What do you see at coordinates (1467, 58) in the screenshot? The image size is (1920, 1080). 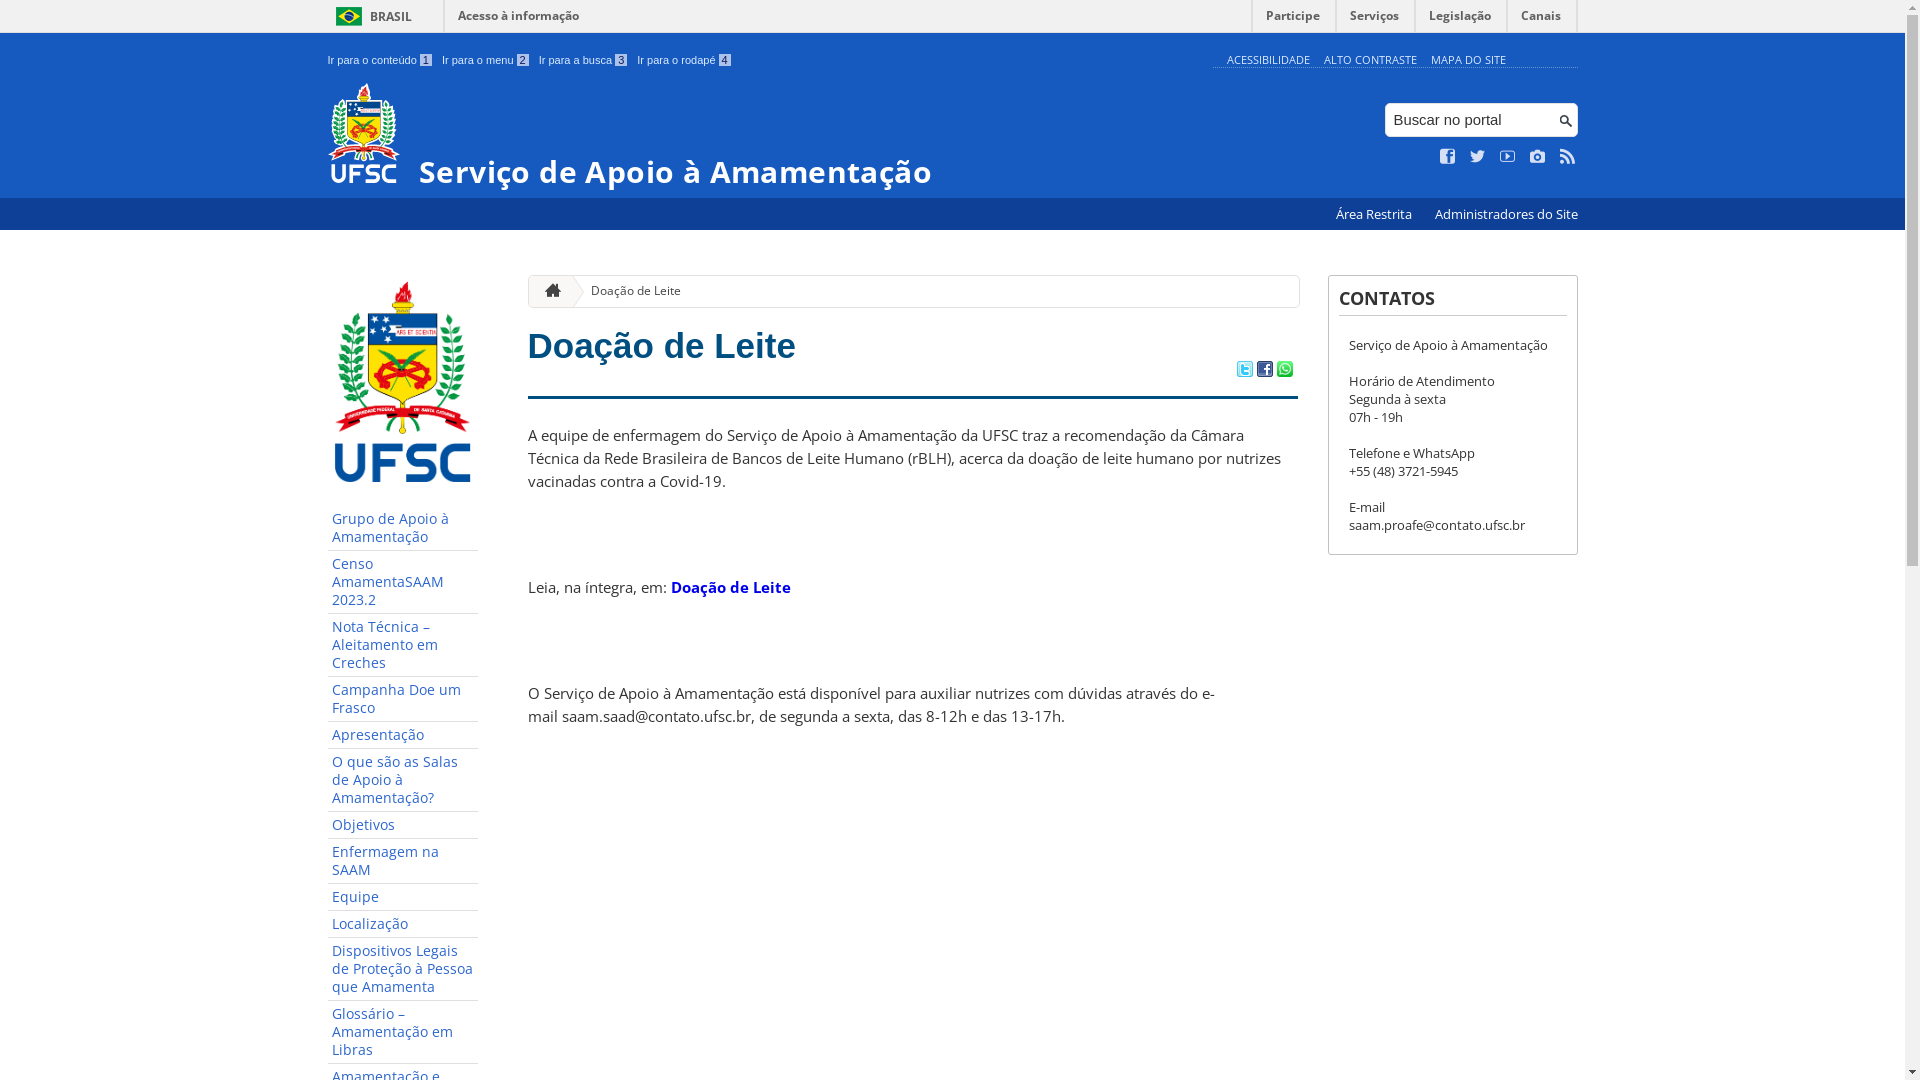 I see `'MAPA DO SITE'` at bounding box center [1467, 58].